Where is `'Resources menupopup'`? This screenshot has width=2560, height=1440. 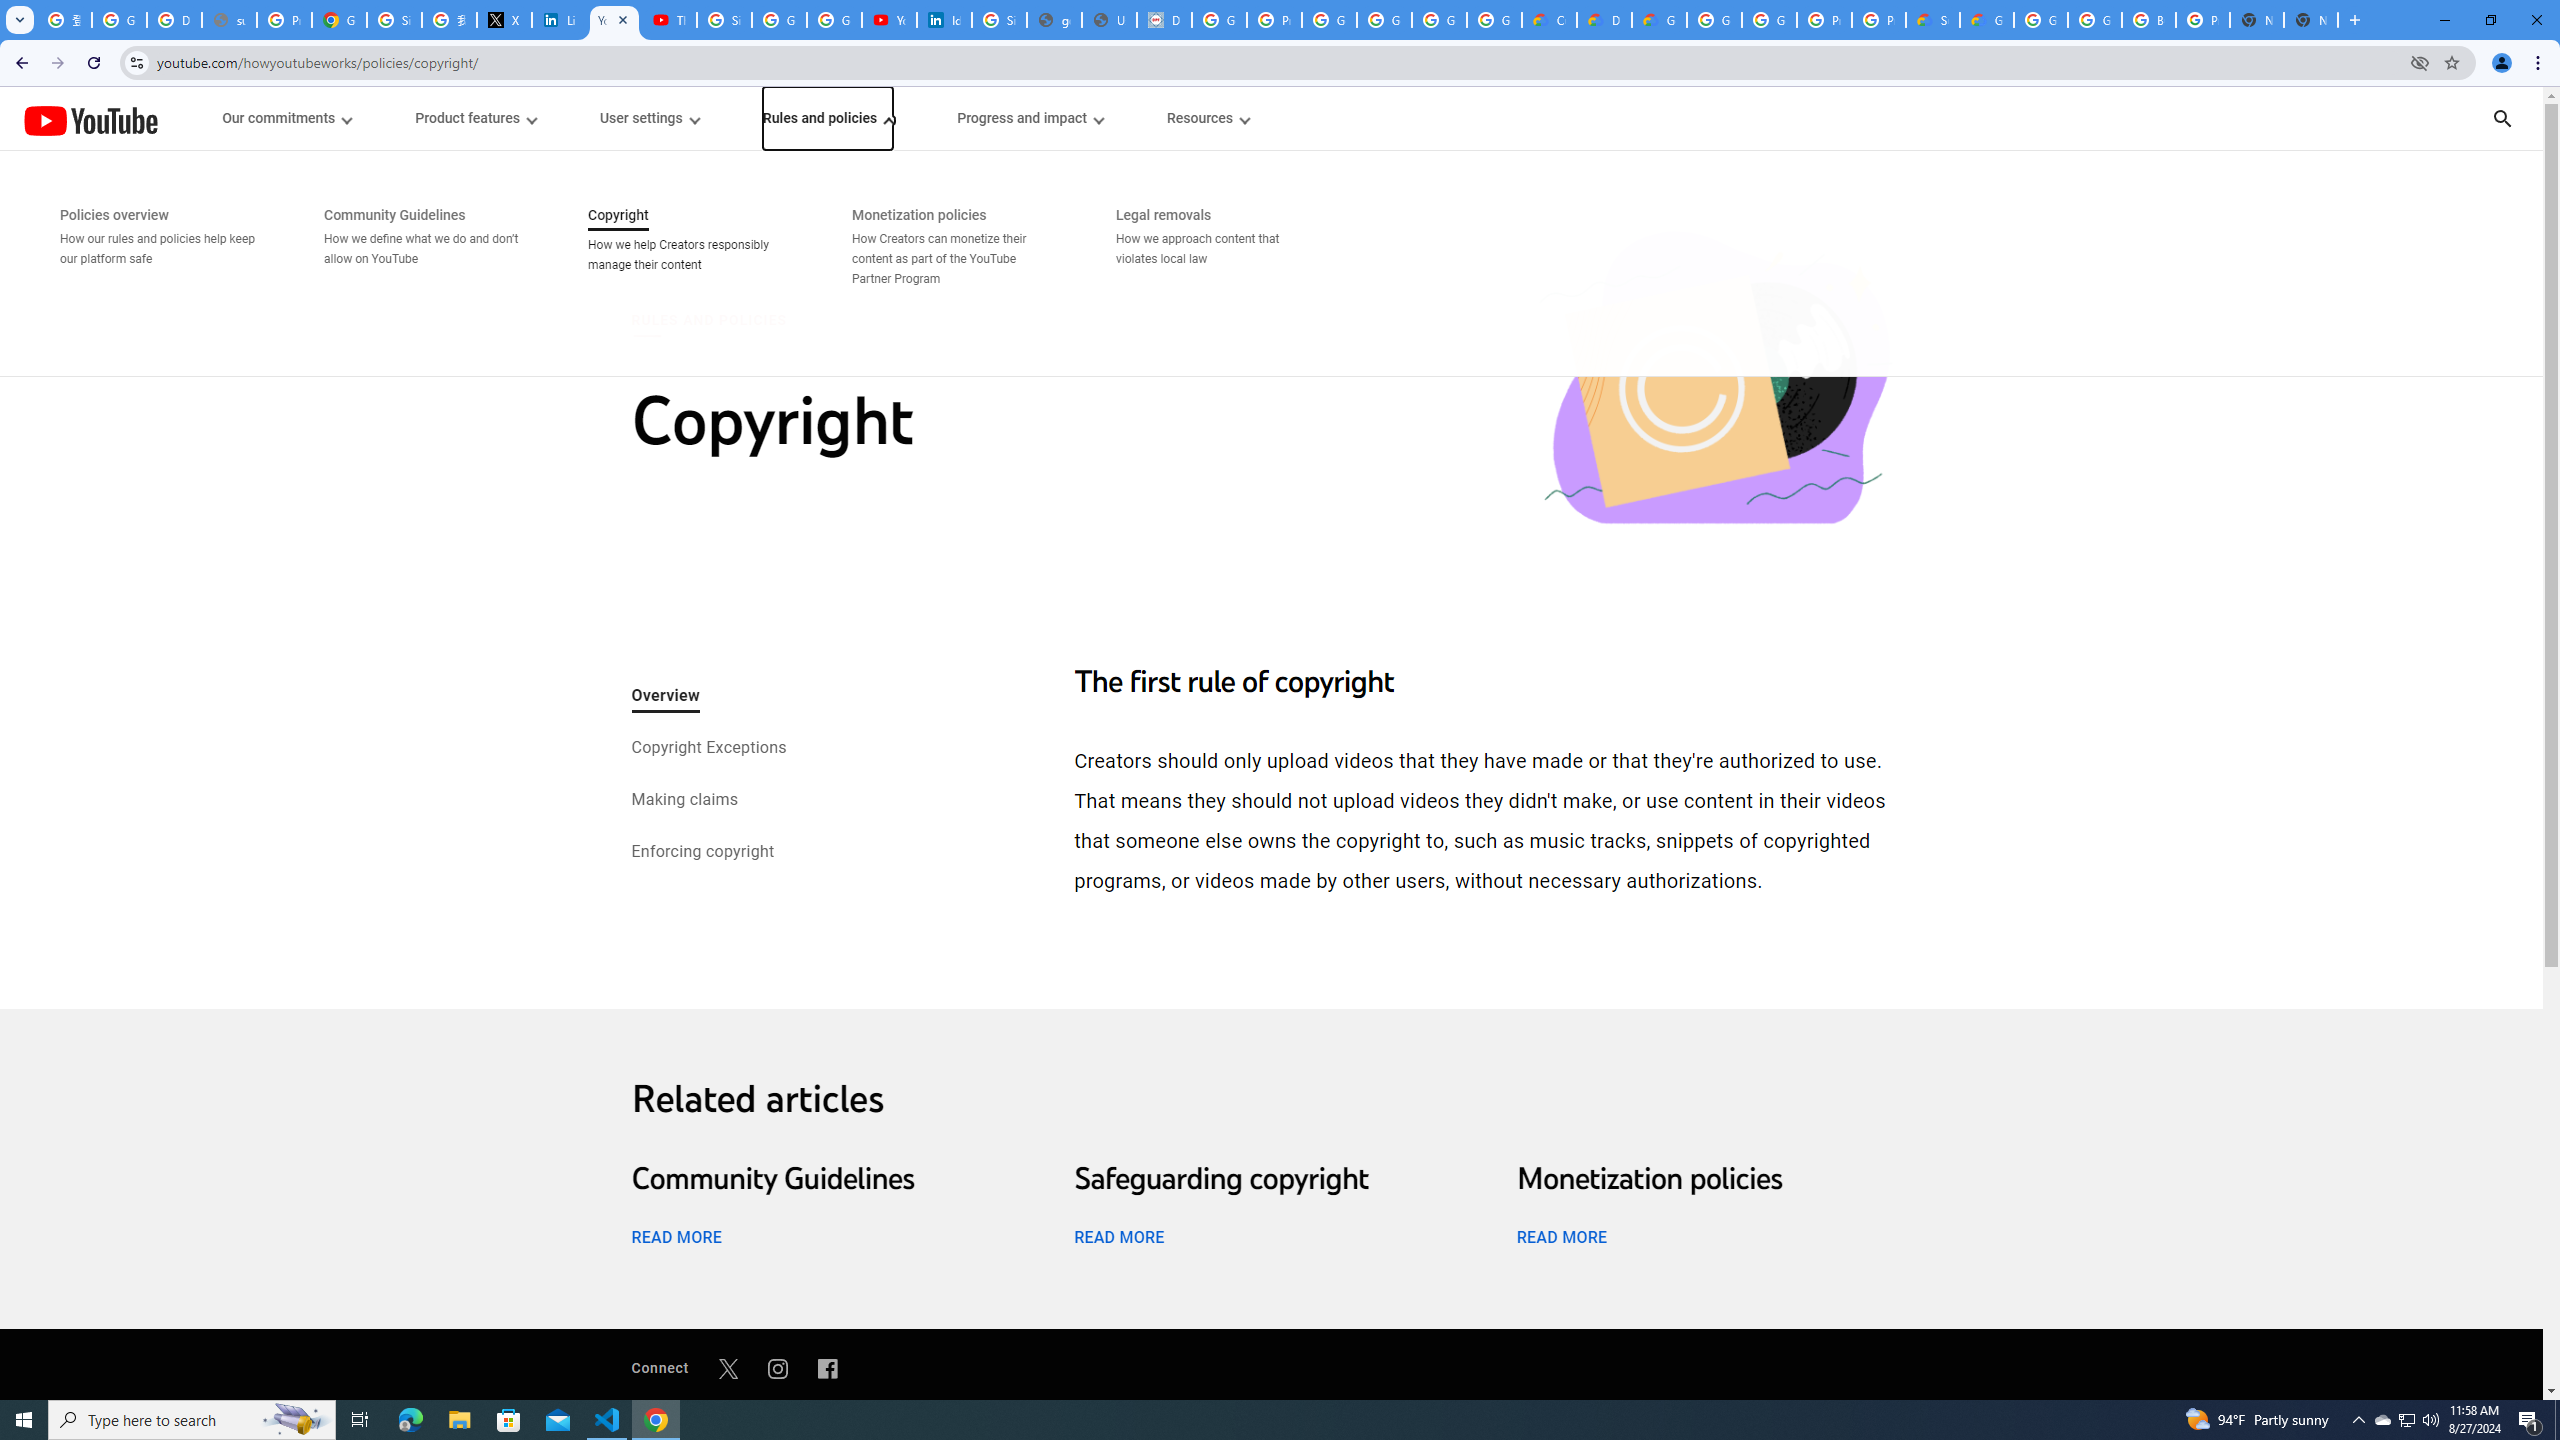
'Resources menupopup' is located at coordinates (1206, 118).